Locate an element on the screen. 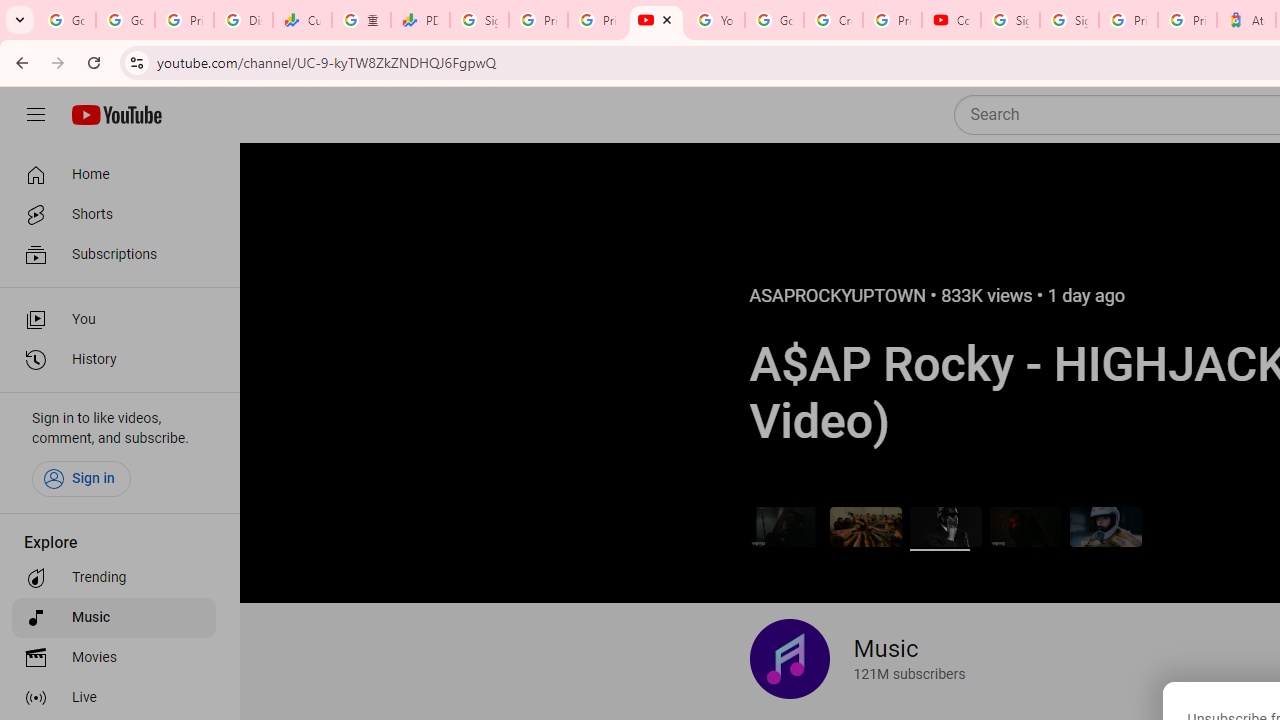  'Trending' is located at coordinates (112, 578).